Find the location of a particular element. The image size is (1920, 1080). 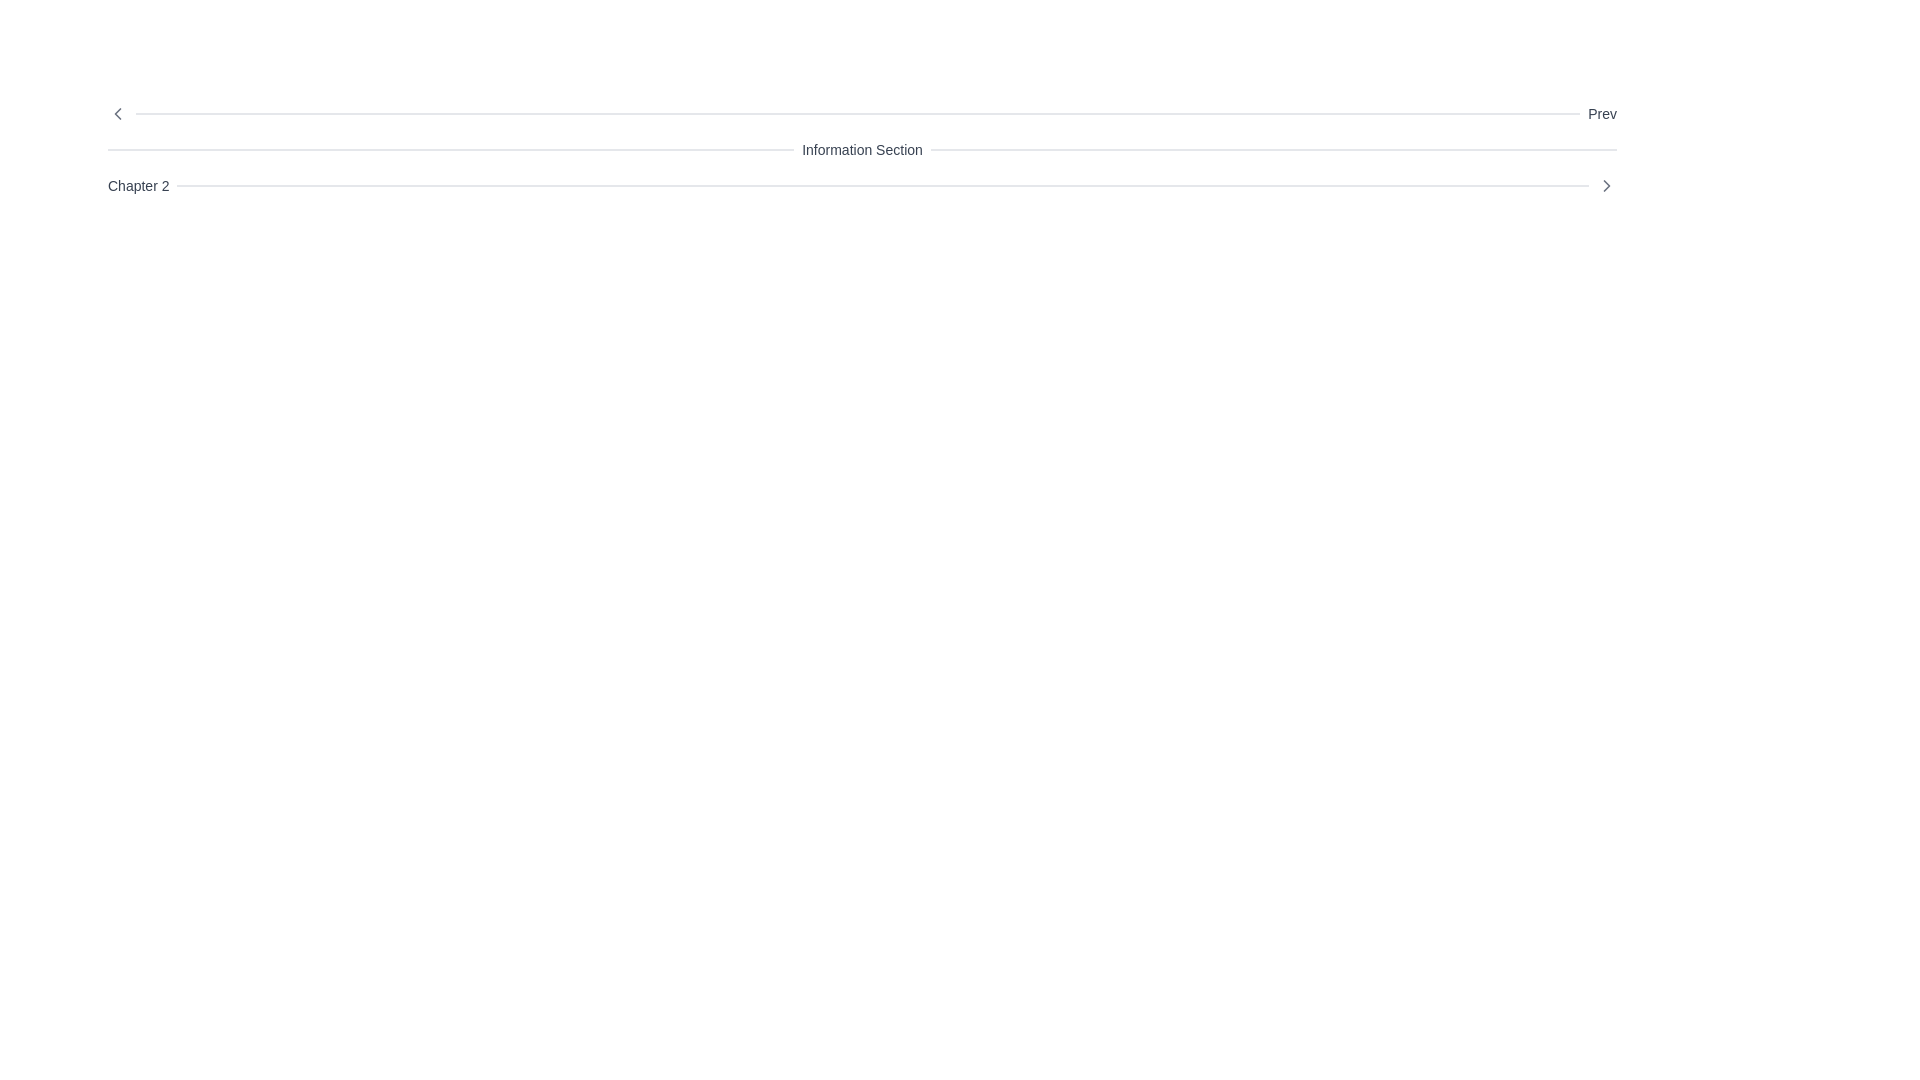

the left-chevron icon with a gray outline, which is part of a navigation control and is positioned to the left of the text 'Prev' is located at coordinates (117, 114).